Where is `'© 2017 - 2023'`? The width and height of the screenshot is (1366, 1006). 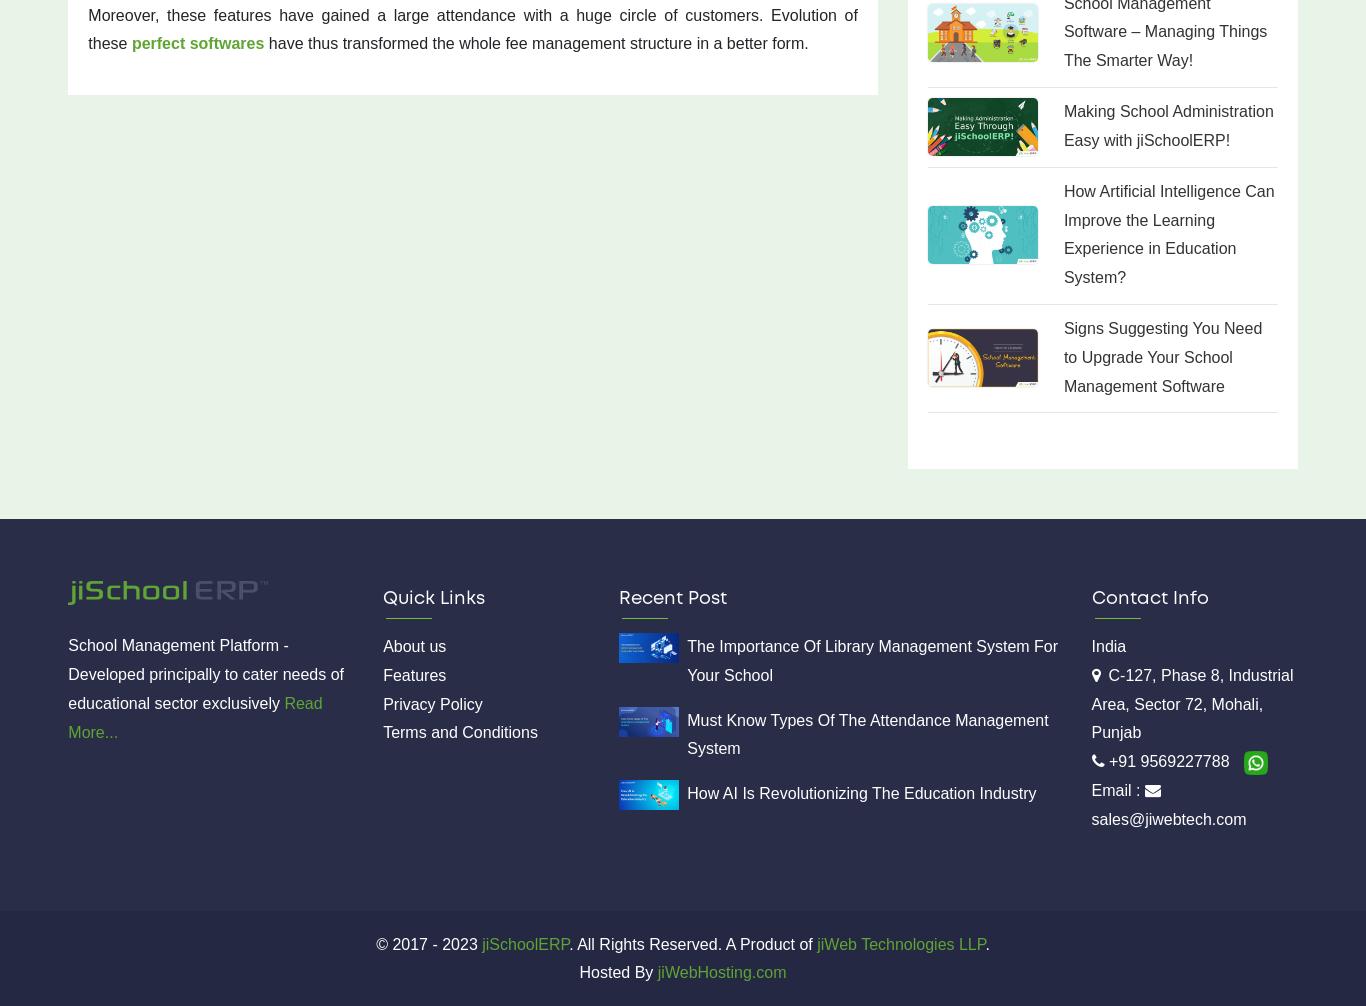 '© 2017 - 2023' is located at coordinates (425, 942).